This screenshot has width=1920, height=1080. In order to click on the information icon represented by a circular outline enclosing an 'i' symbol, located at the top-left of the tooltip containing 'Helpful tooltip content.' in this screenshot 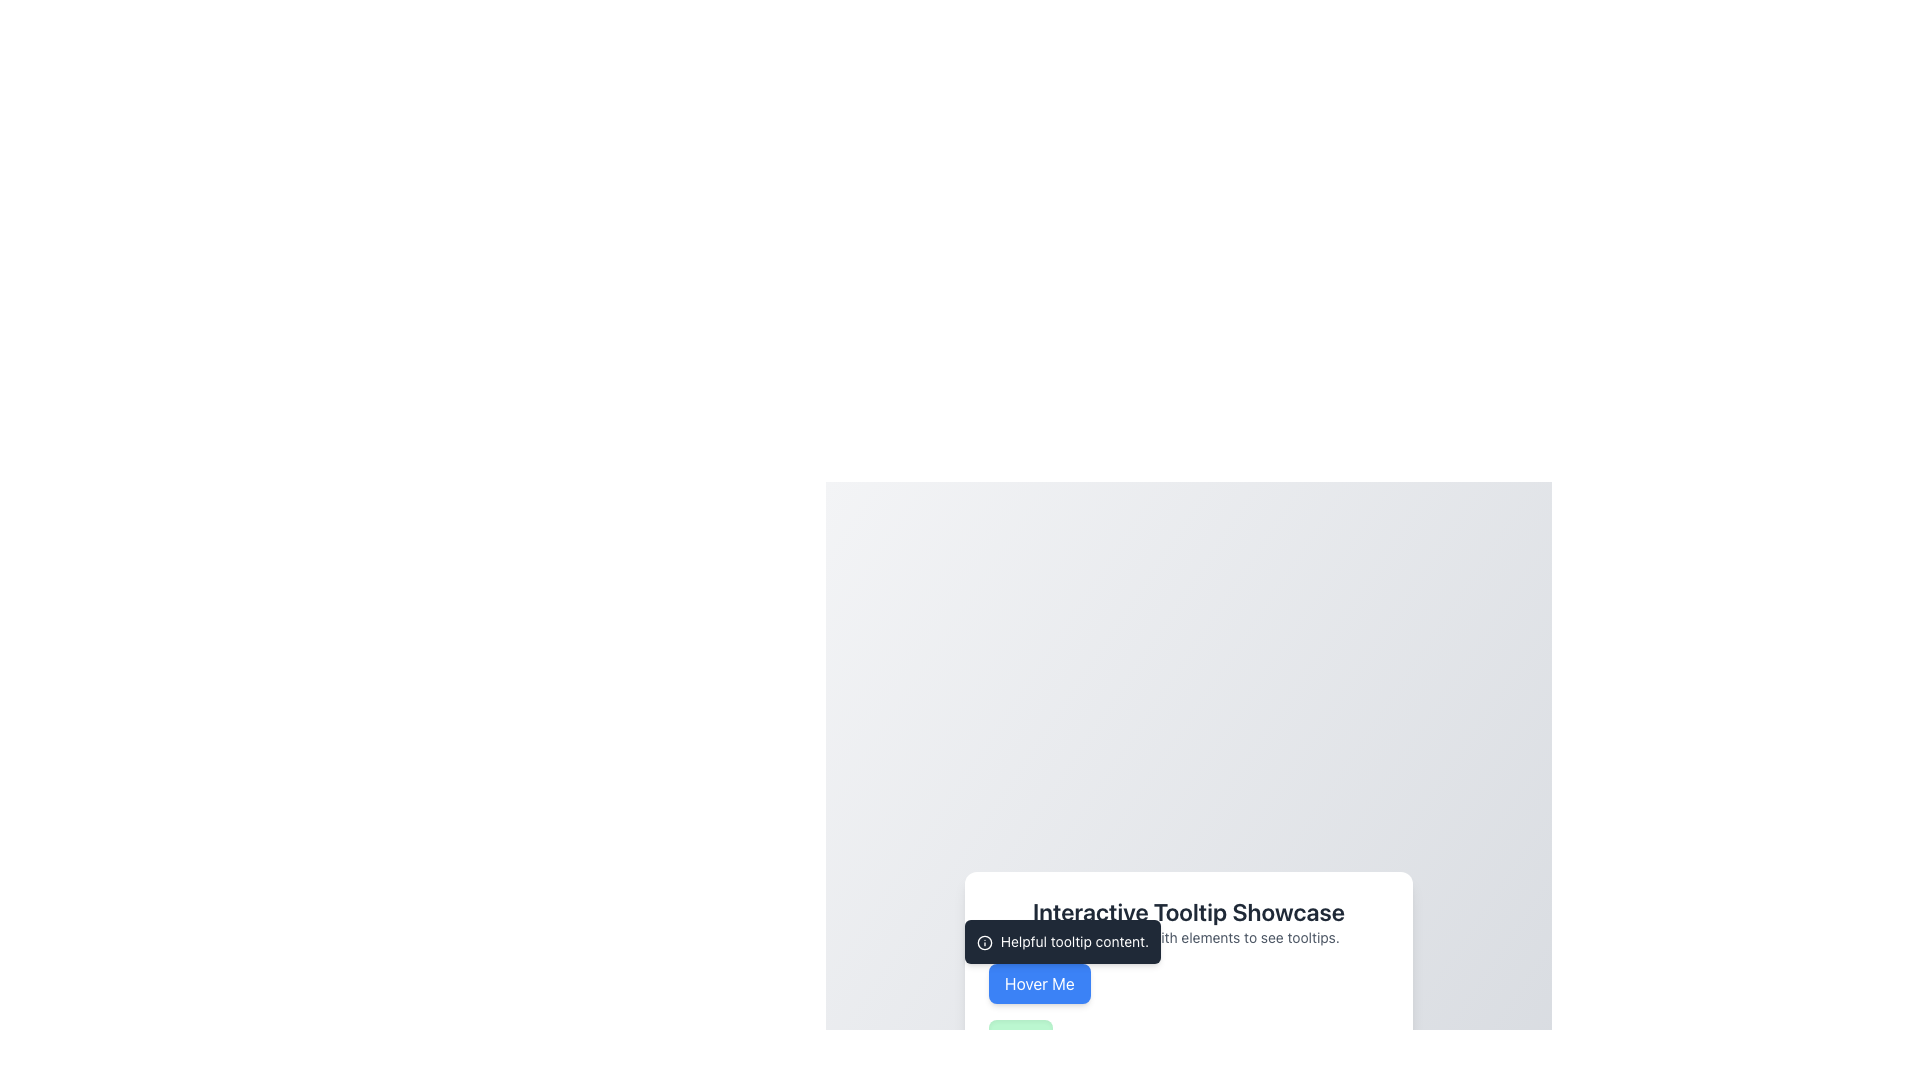, I will do `click(984, 942)`.